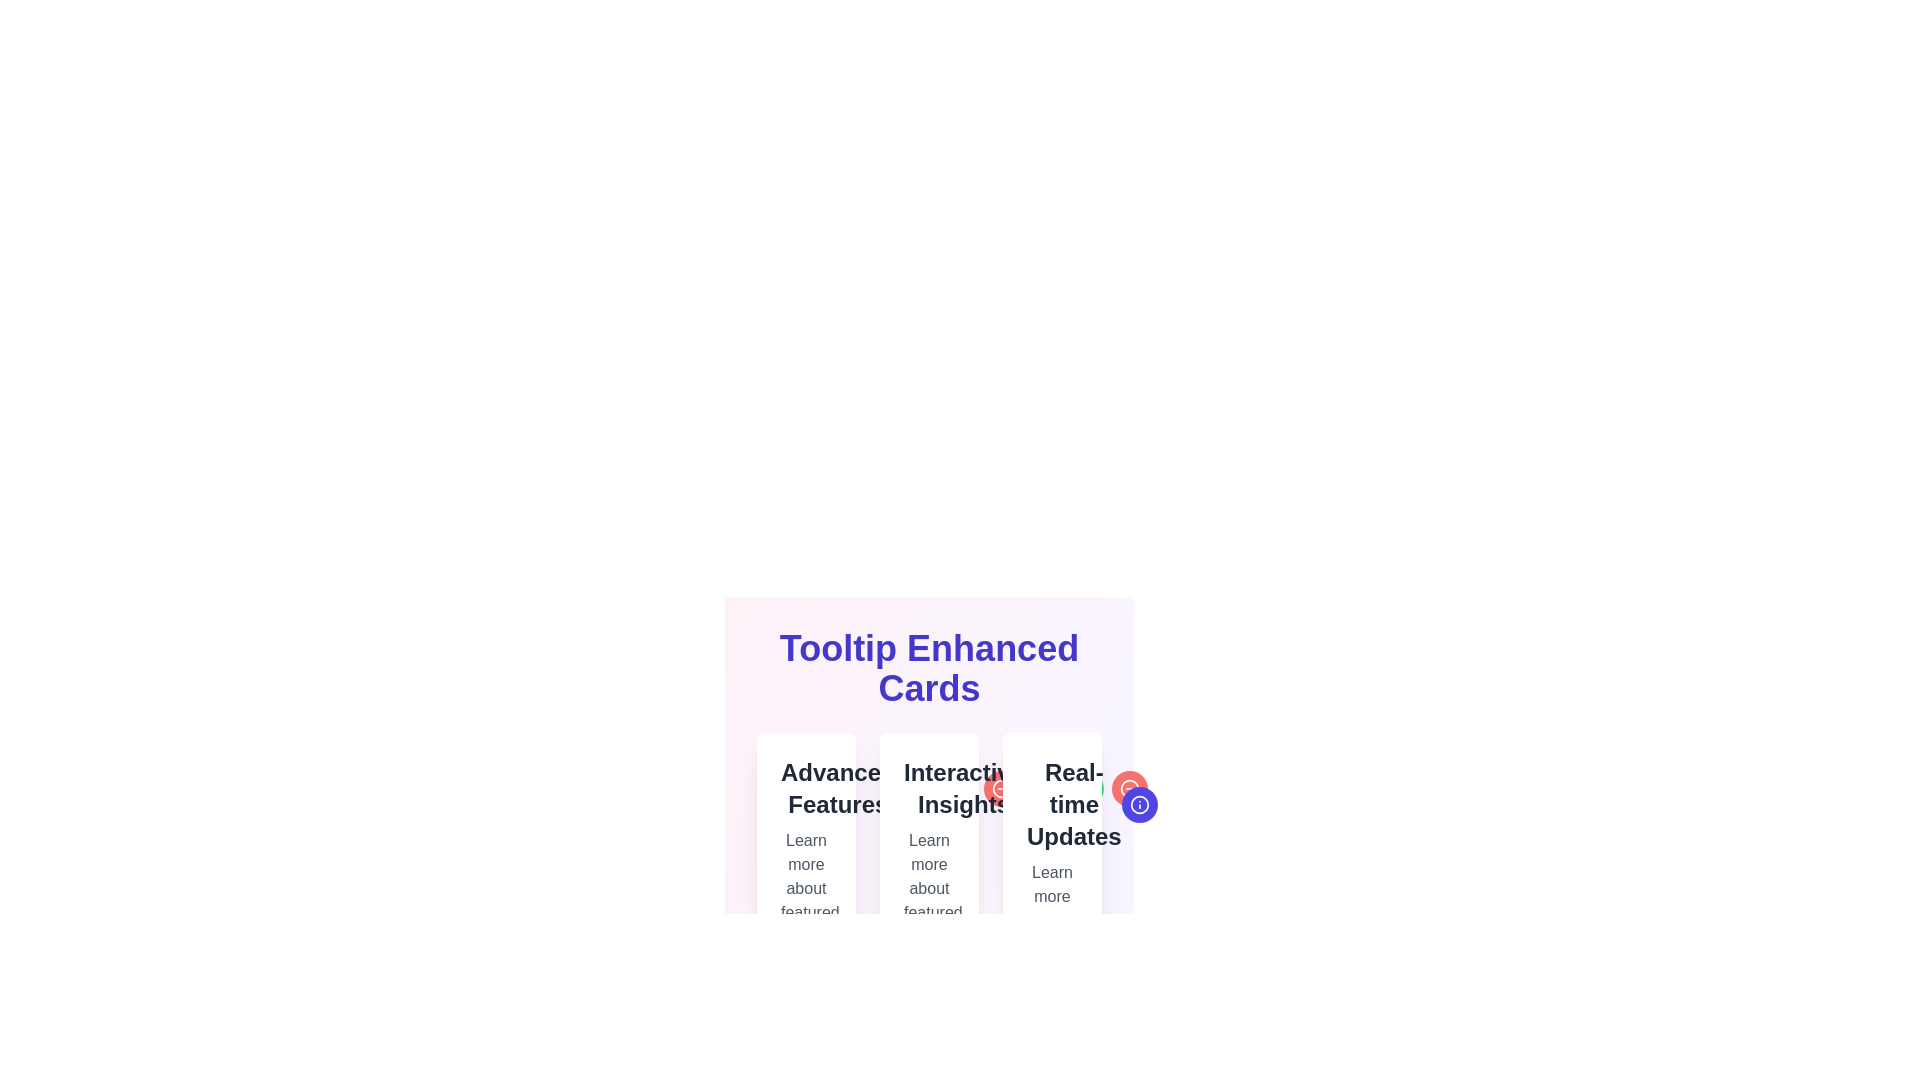 Image resolution: width=1920 pixels, height=1080 pixels. Describe the element at coordinates (1001, 788) in the screenshot. I see `the red circular button with a white minus sign icon` at that location.